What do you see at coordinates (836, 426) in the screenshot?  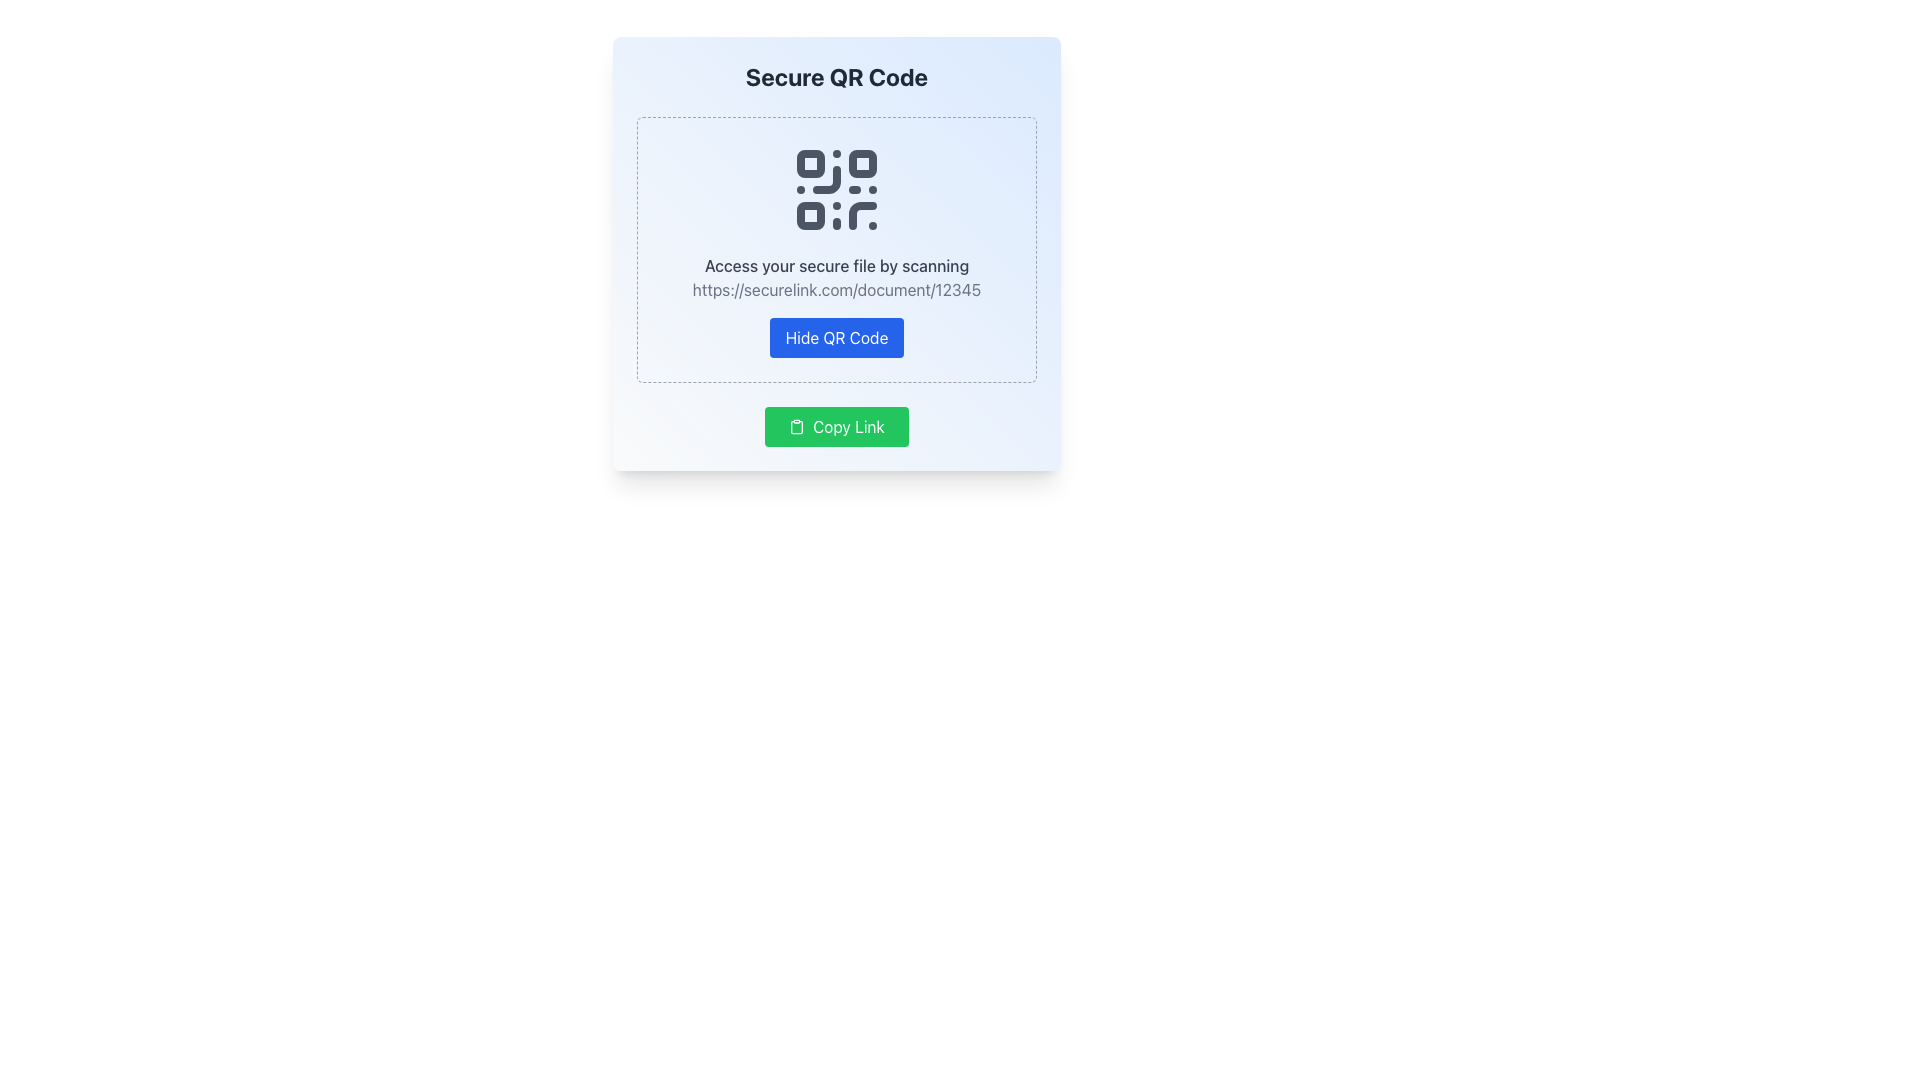 I see `the button that copies a secure link to the clipboard, located at the bottom center of the 'Secure QR Code' card interface` at bounding box center [836, 426].